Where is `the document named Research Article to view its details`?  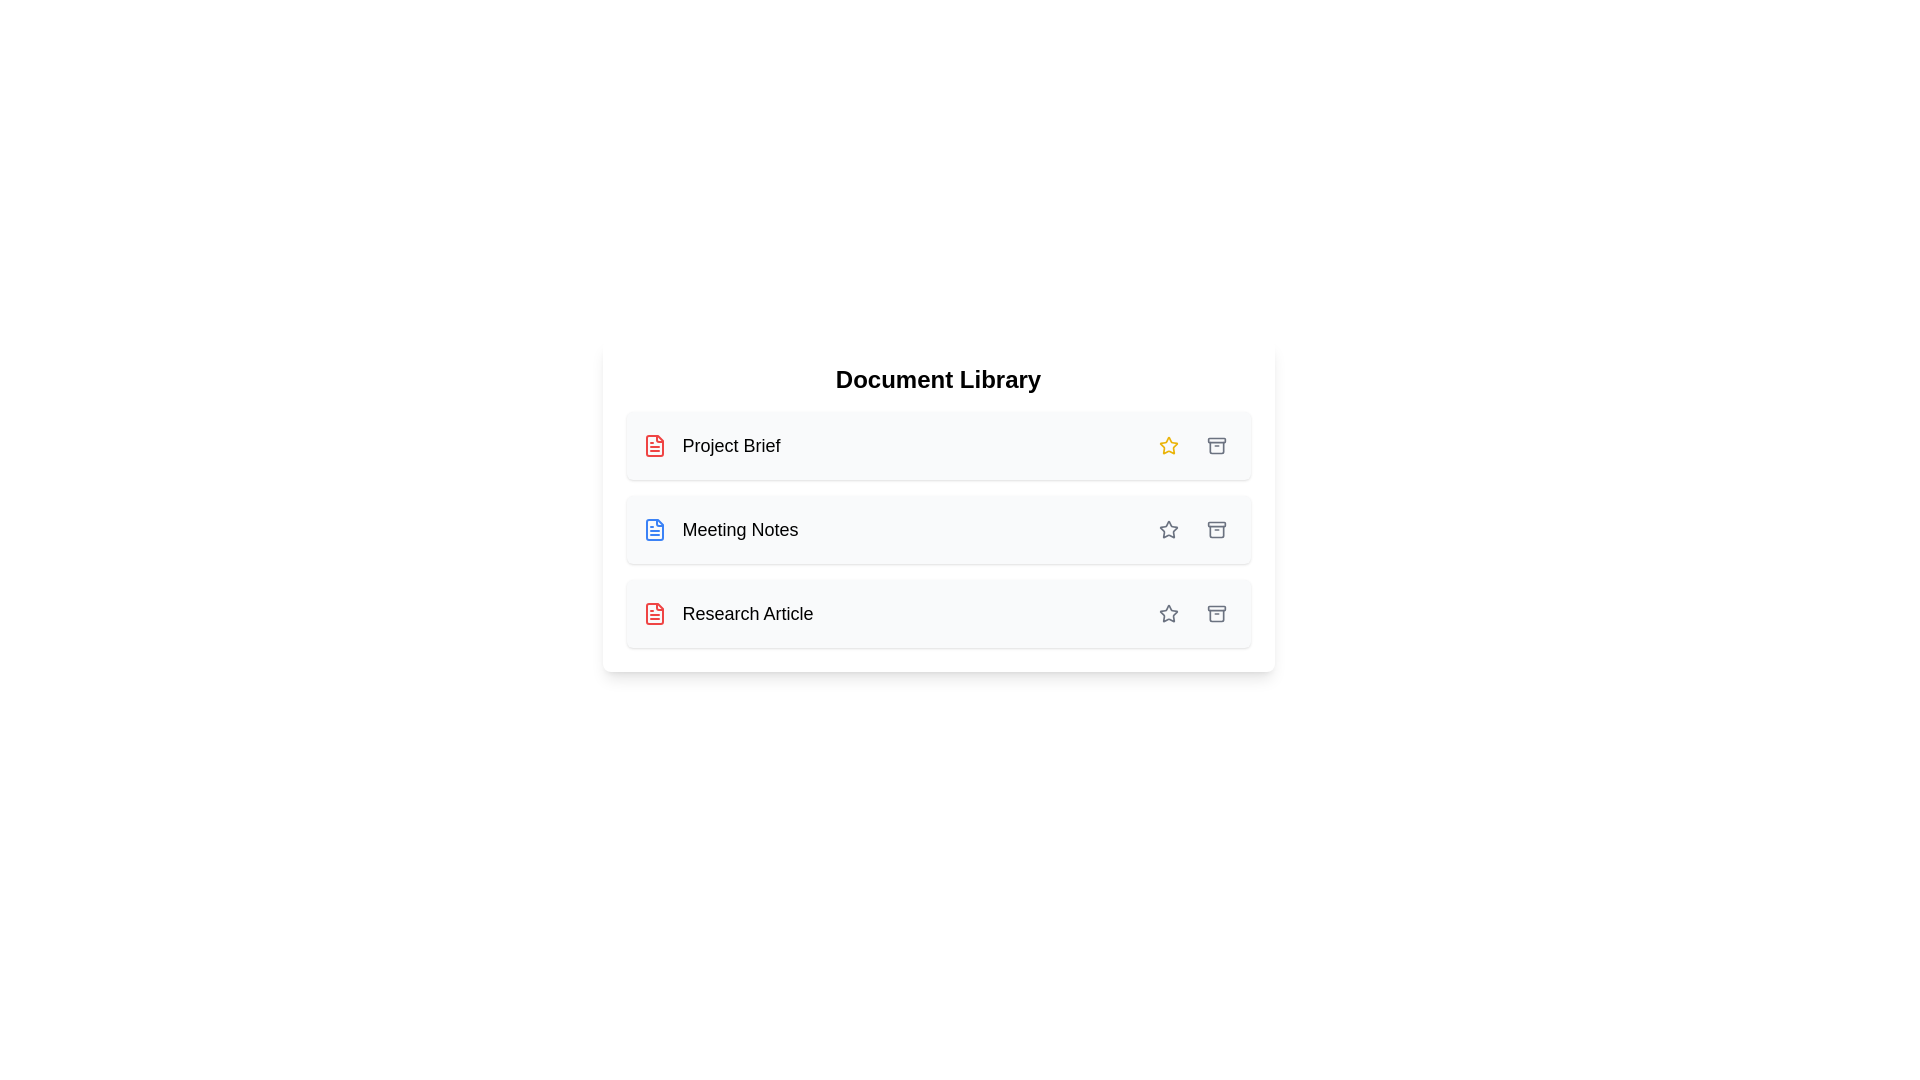
the document named Research Article to view its details is located at coordinates (727, 612).